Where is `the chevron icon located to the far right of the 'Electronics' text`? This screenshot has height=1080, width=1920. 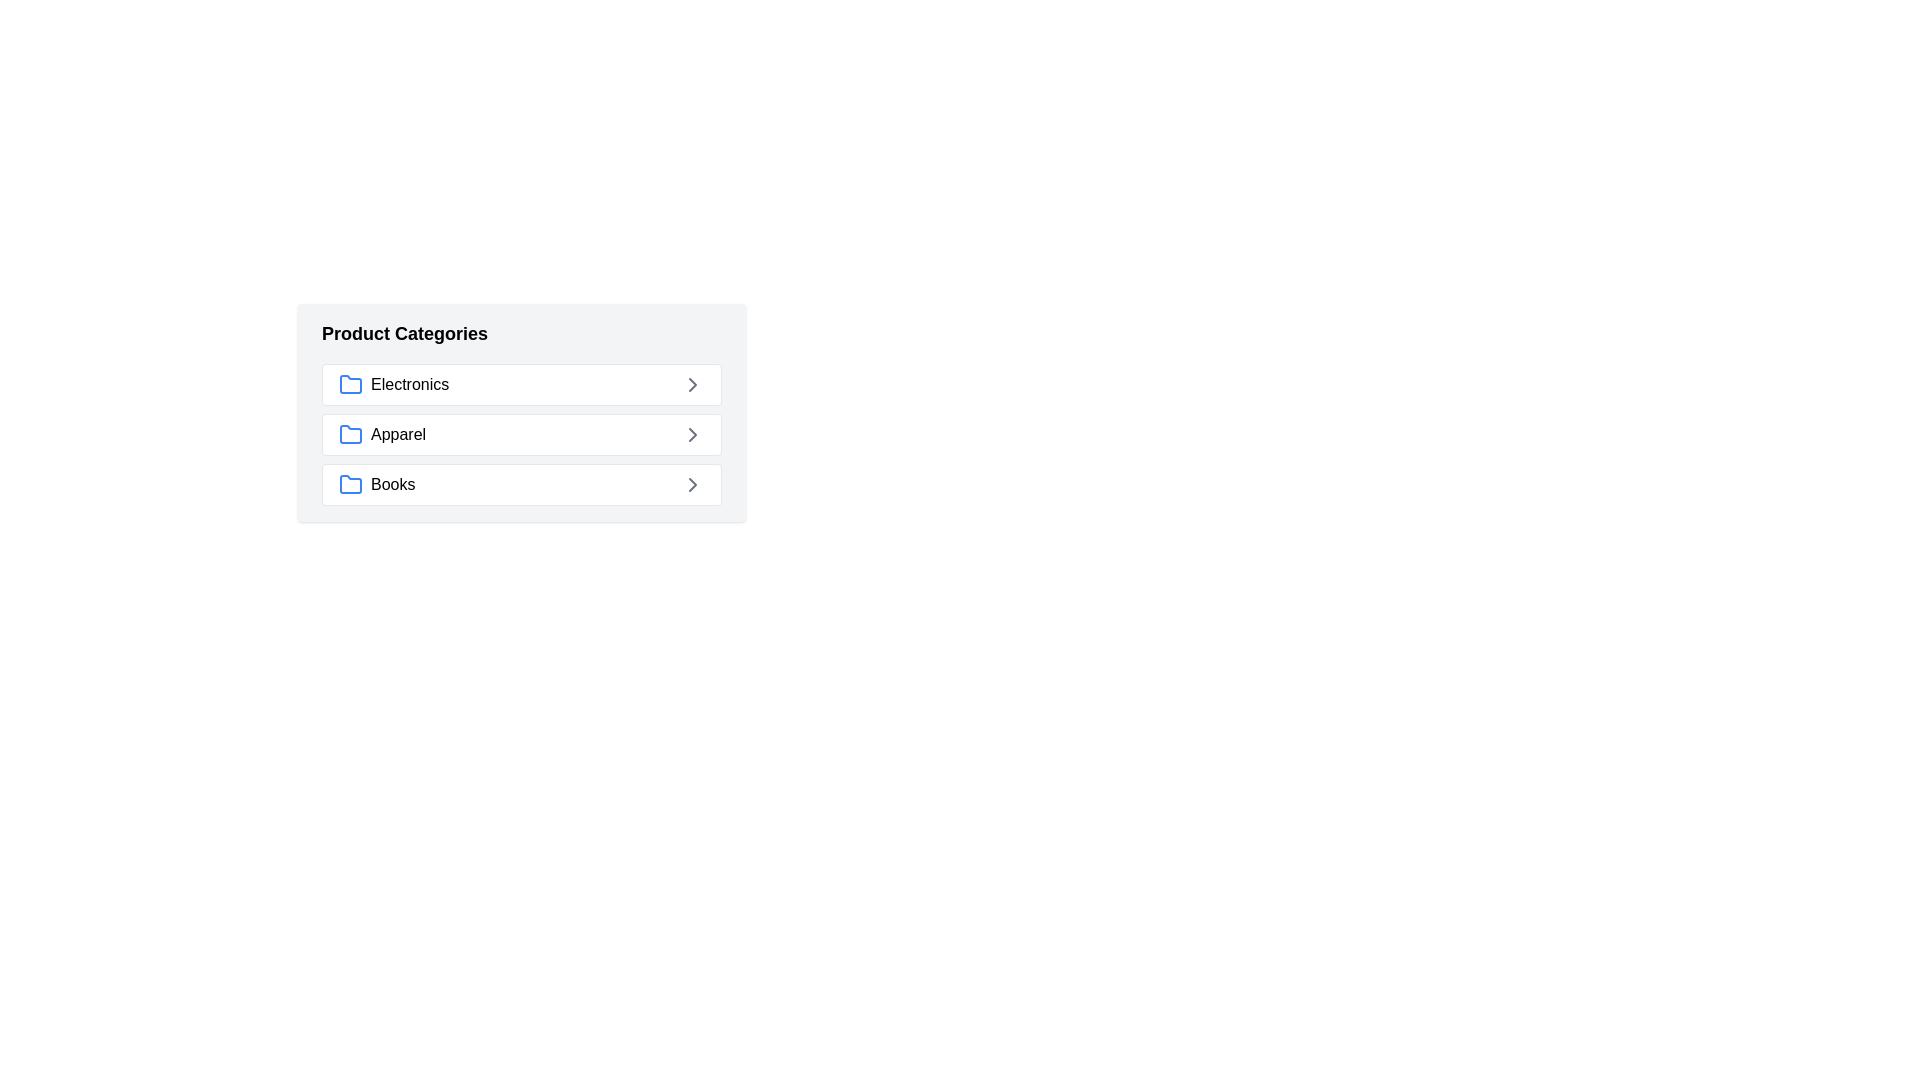 the chevron icon located to the far right of the 'Electronics' text is located at coordinates (692, 385).